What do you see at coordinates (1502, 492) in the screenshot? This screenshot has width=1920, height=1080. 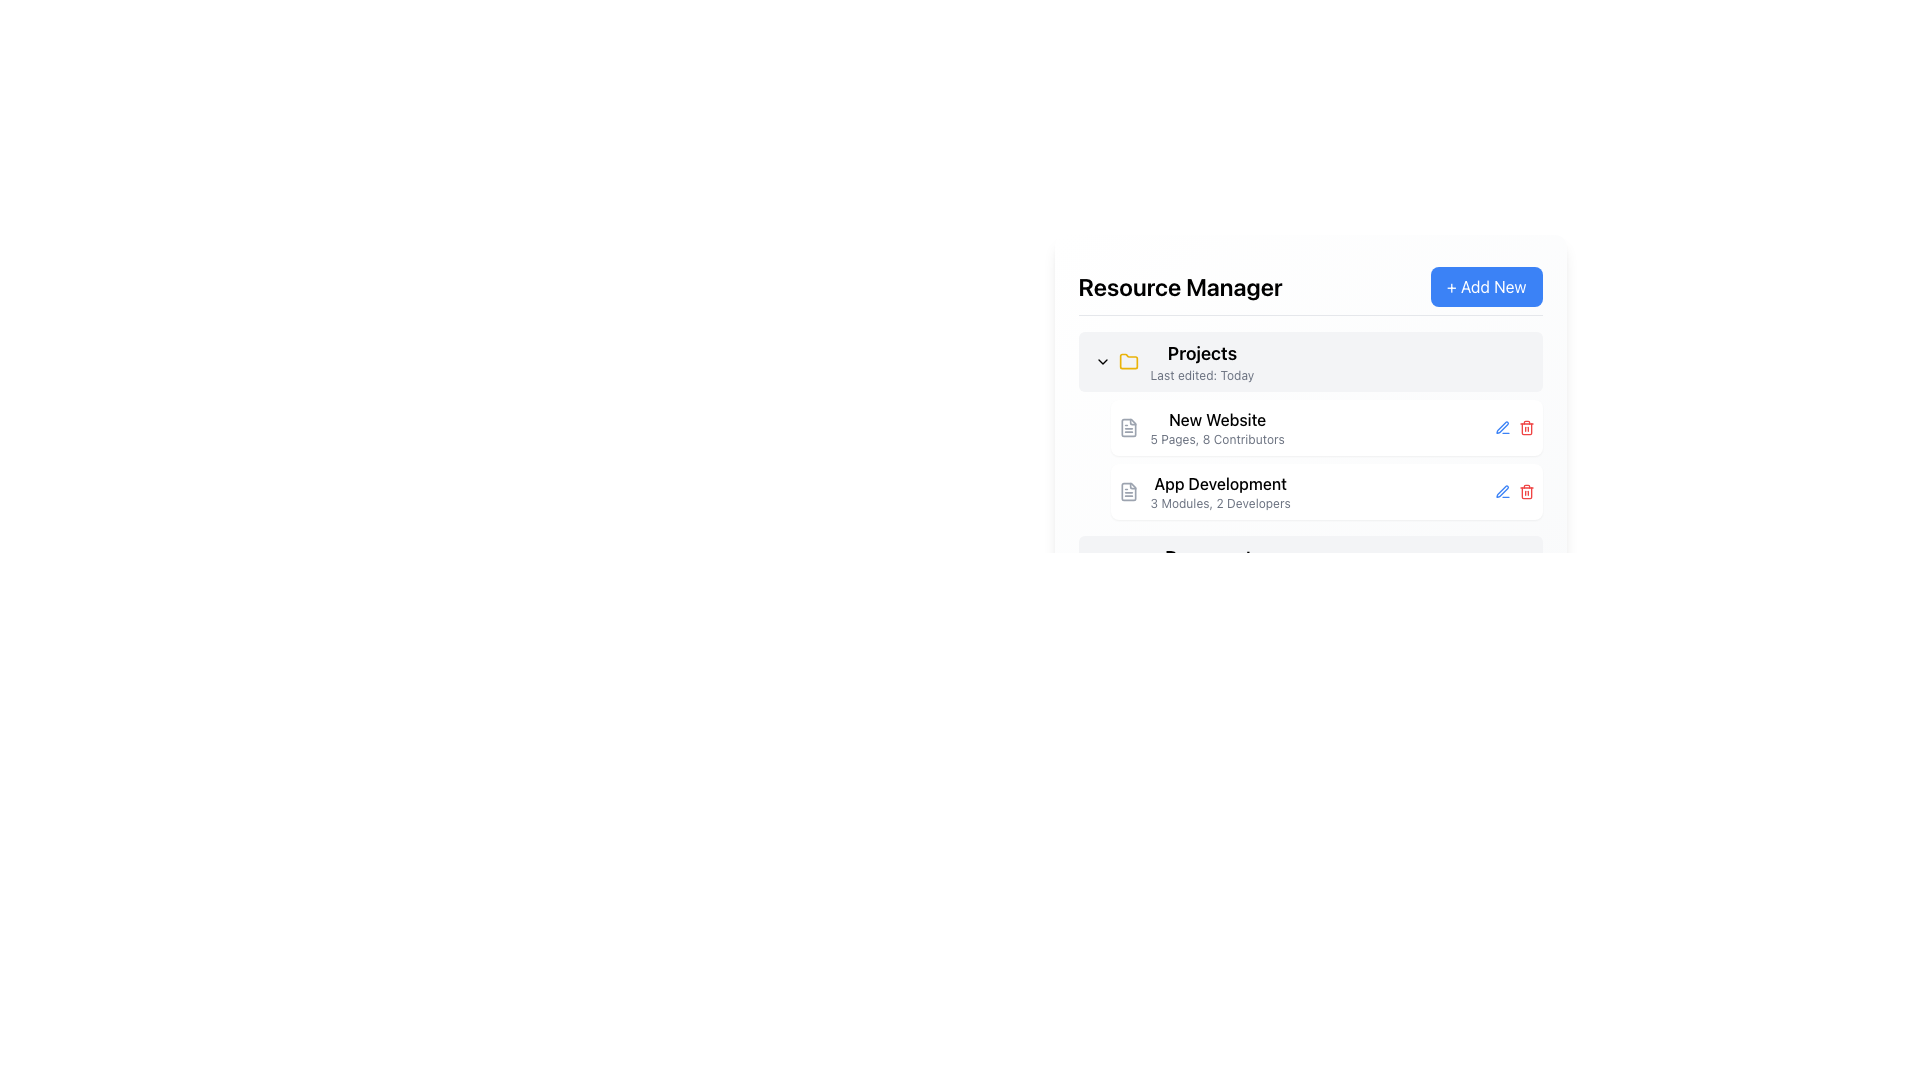 I see `the blue pen-shaped icon representing an edit action, which is the first icon in a horizontal group of icons to the left of a red trash bin icon` at bounding box center [1502, 492].